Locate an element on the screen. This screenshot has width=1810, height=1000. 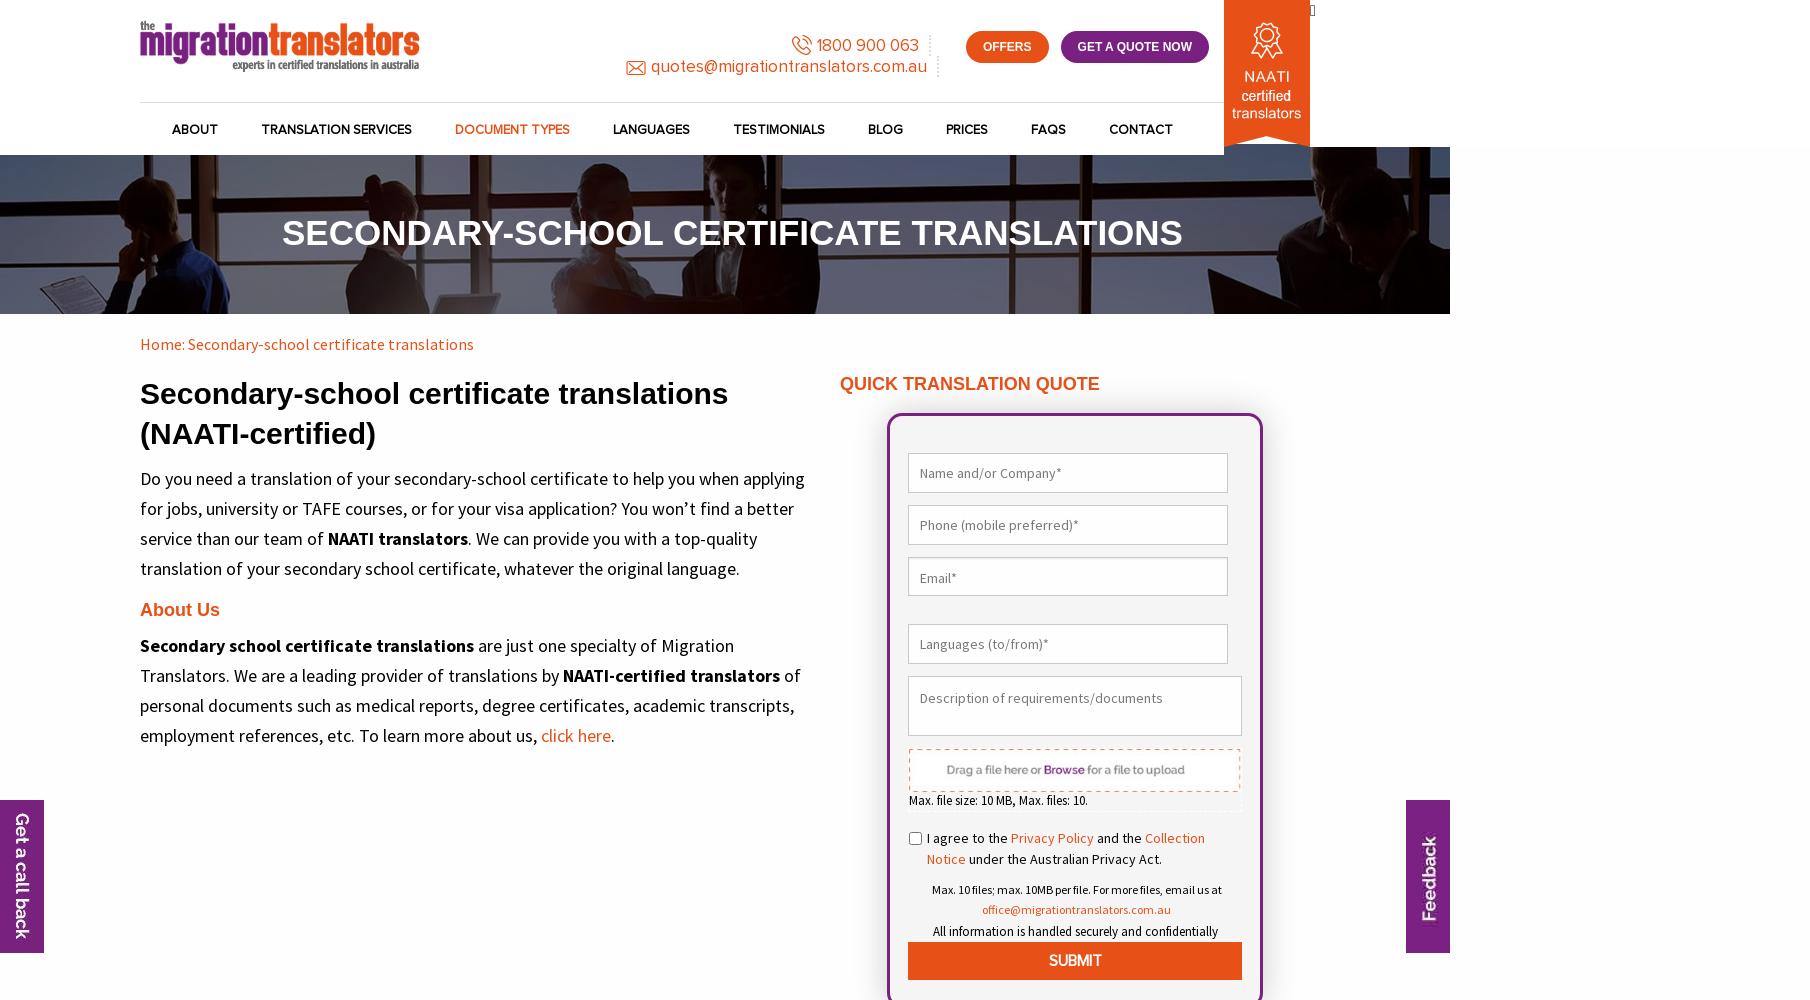
'About Us' is located at coordinates (178, 609).